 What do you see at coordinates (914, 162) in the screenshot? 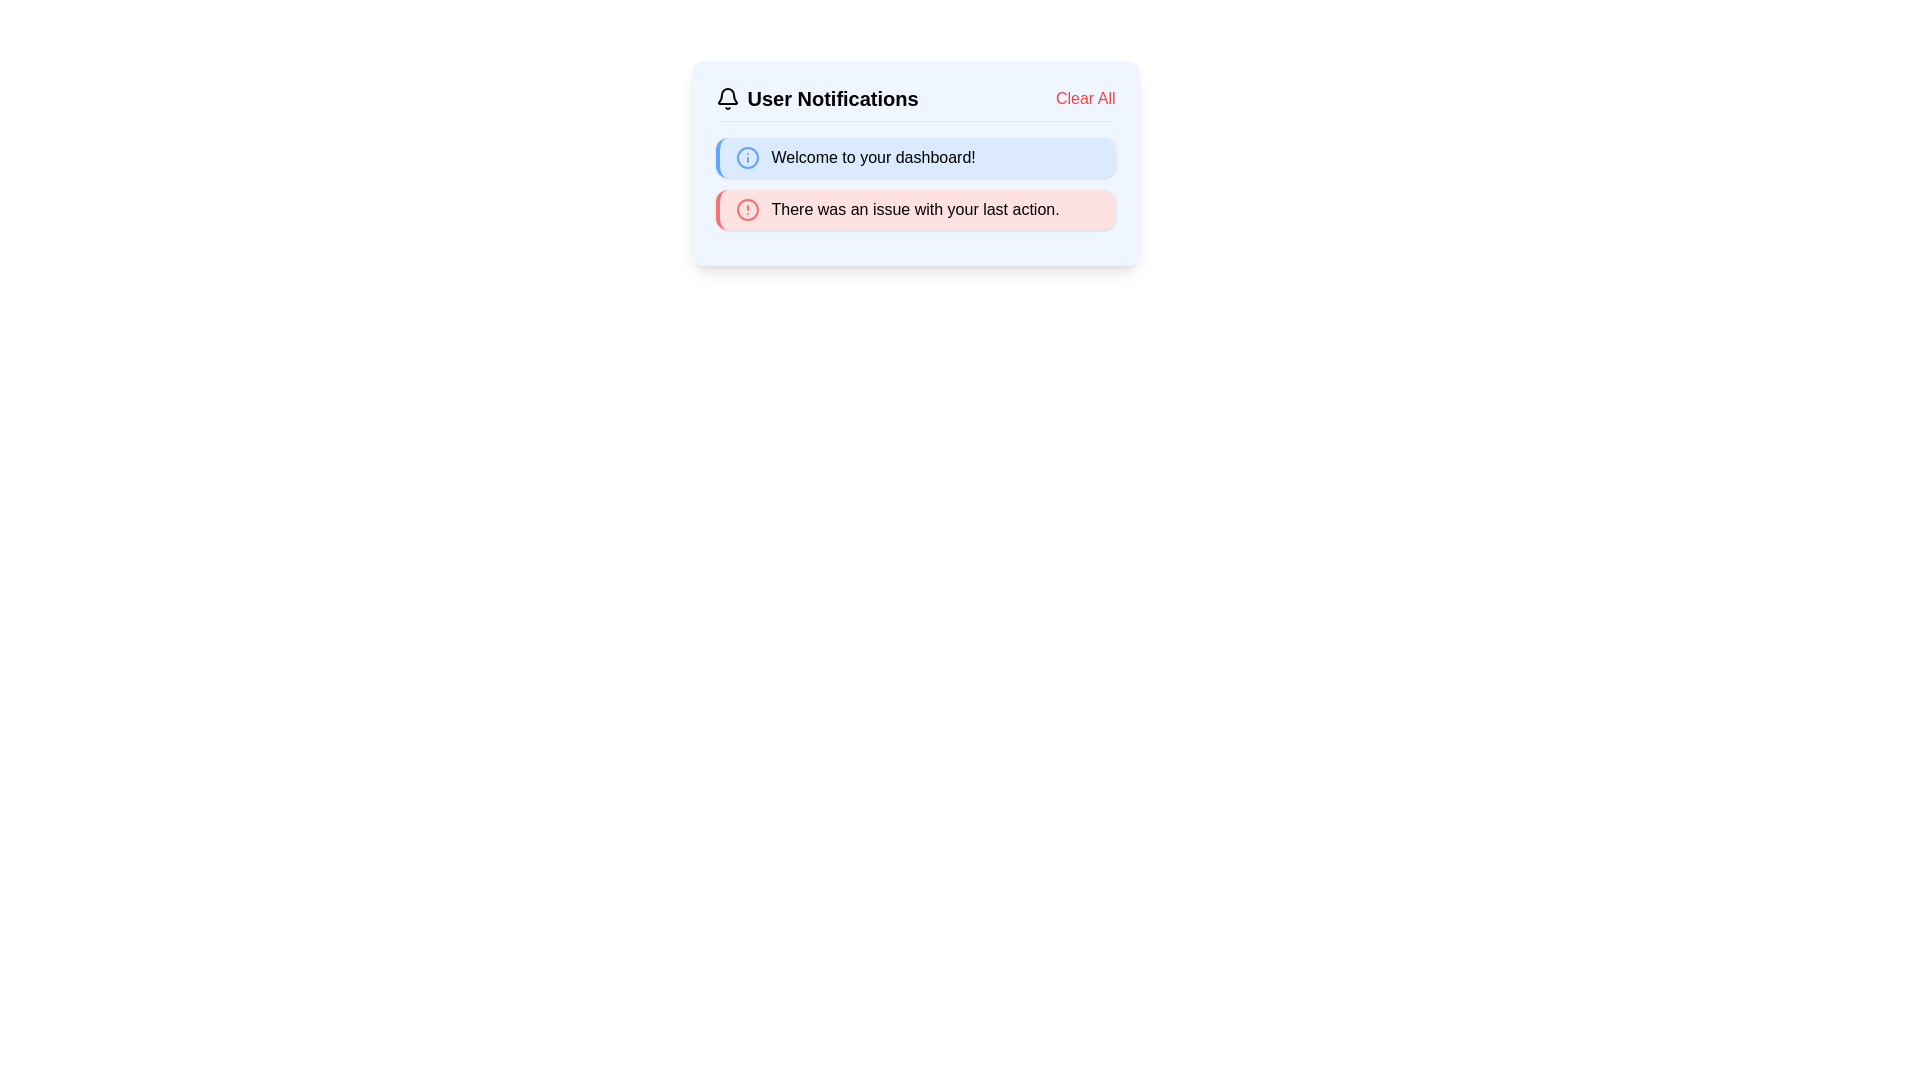
I see `text inside the notification card that says 'Welcome to your dashboard!' which has a light blue background and is the first item in the list of notifications` at bounding box center [914, 162].